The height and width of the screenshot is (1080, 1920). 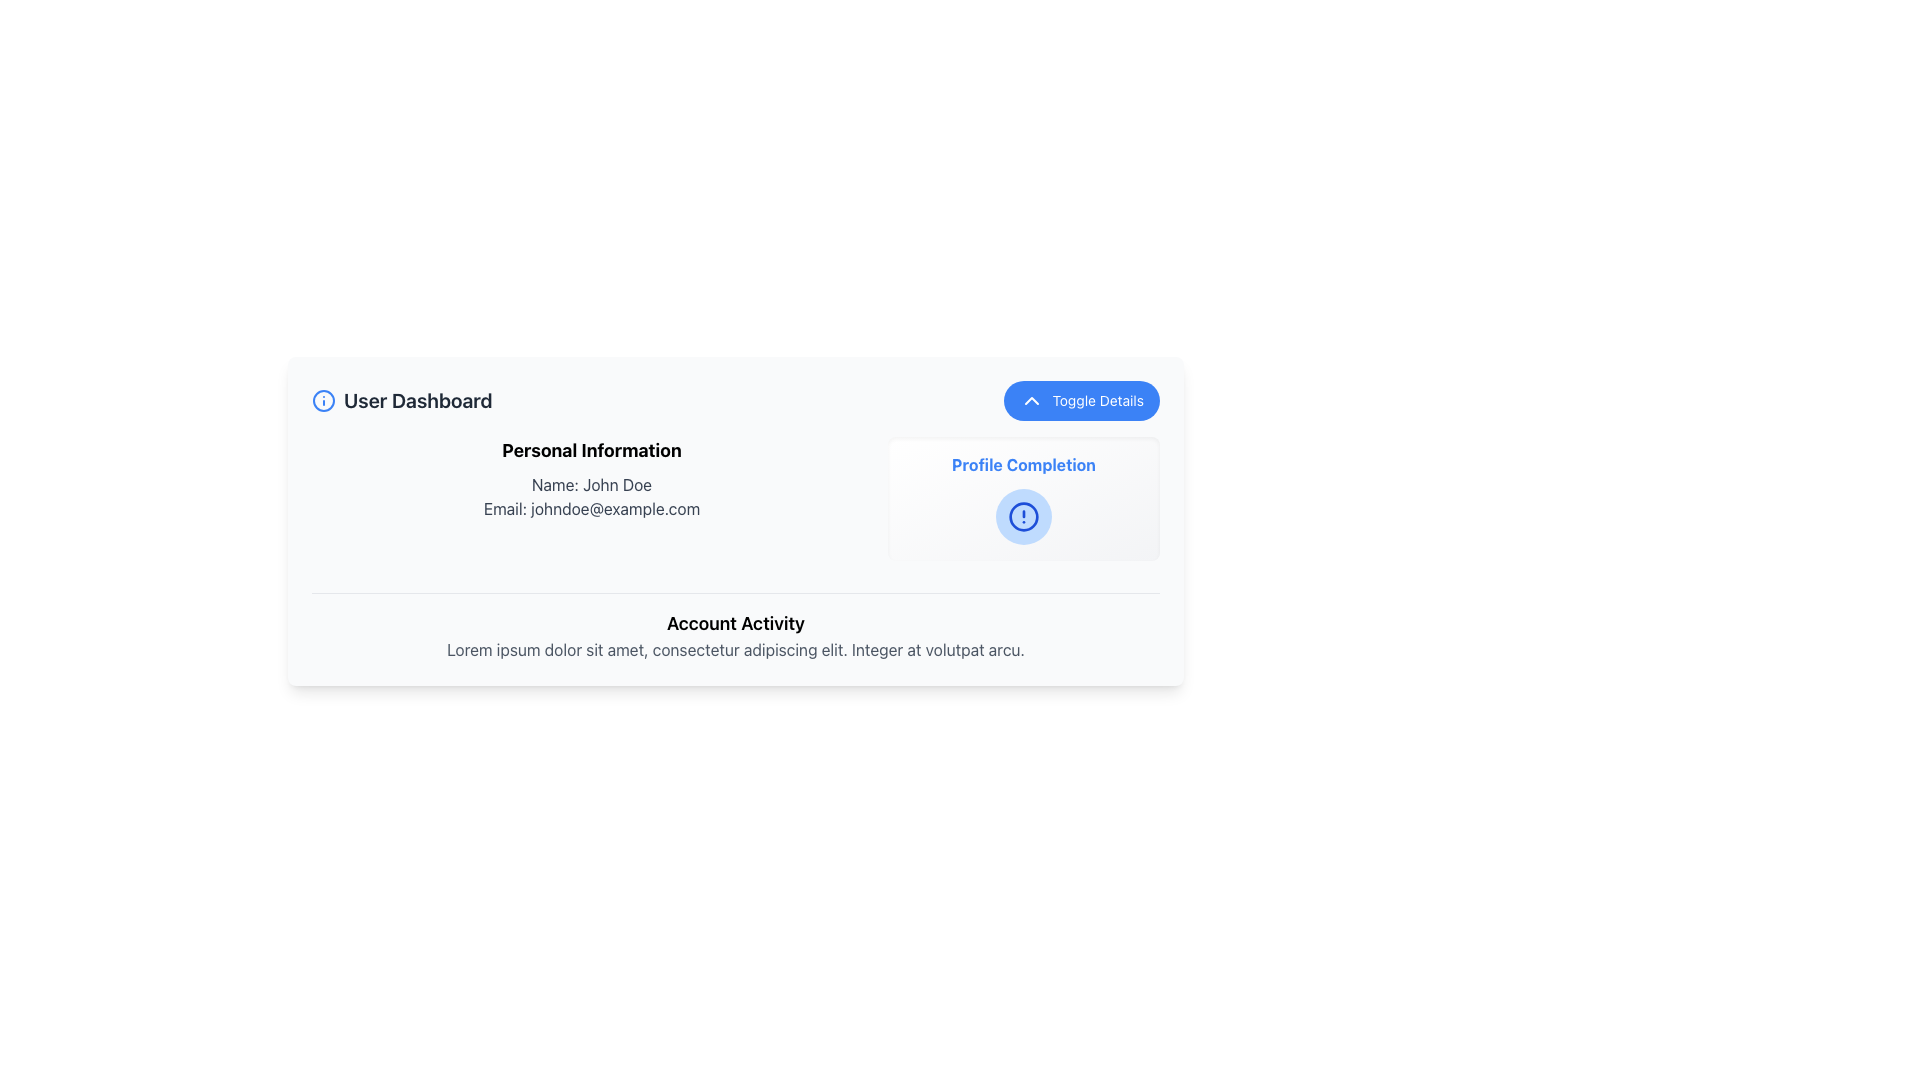 What do you see at coordinates (734, 650) in the screenshot?
I see `the text paragraph styled in gray color that contains the placeholder sentence beginning with 'Lorem ipsum dolor sit amet,' located below the 'Account Activity' header` at bounding box center [734, 650].